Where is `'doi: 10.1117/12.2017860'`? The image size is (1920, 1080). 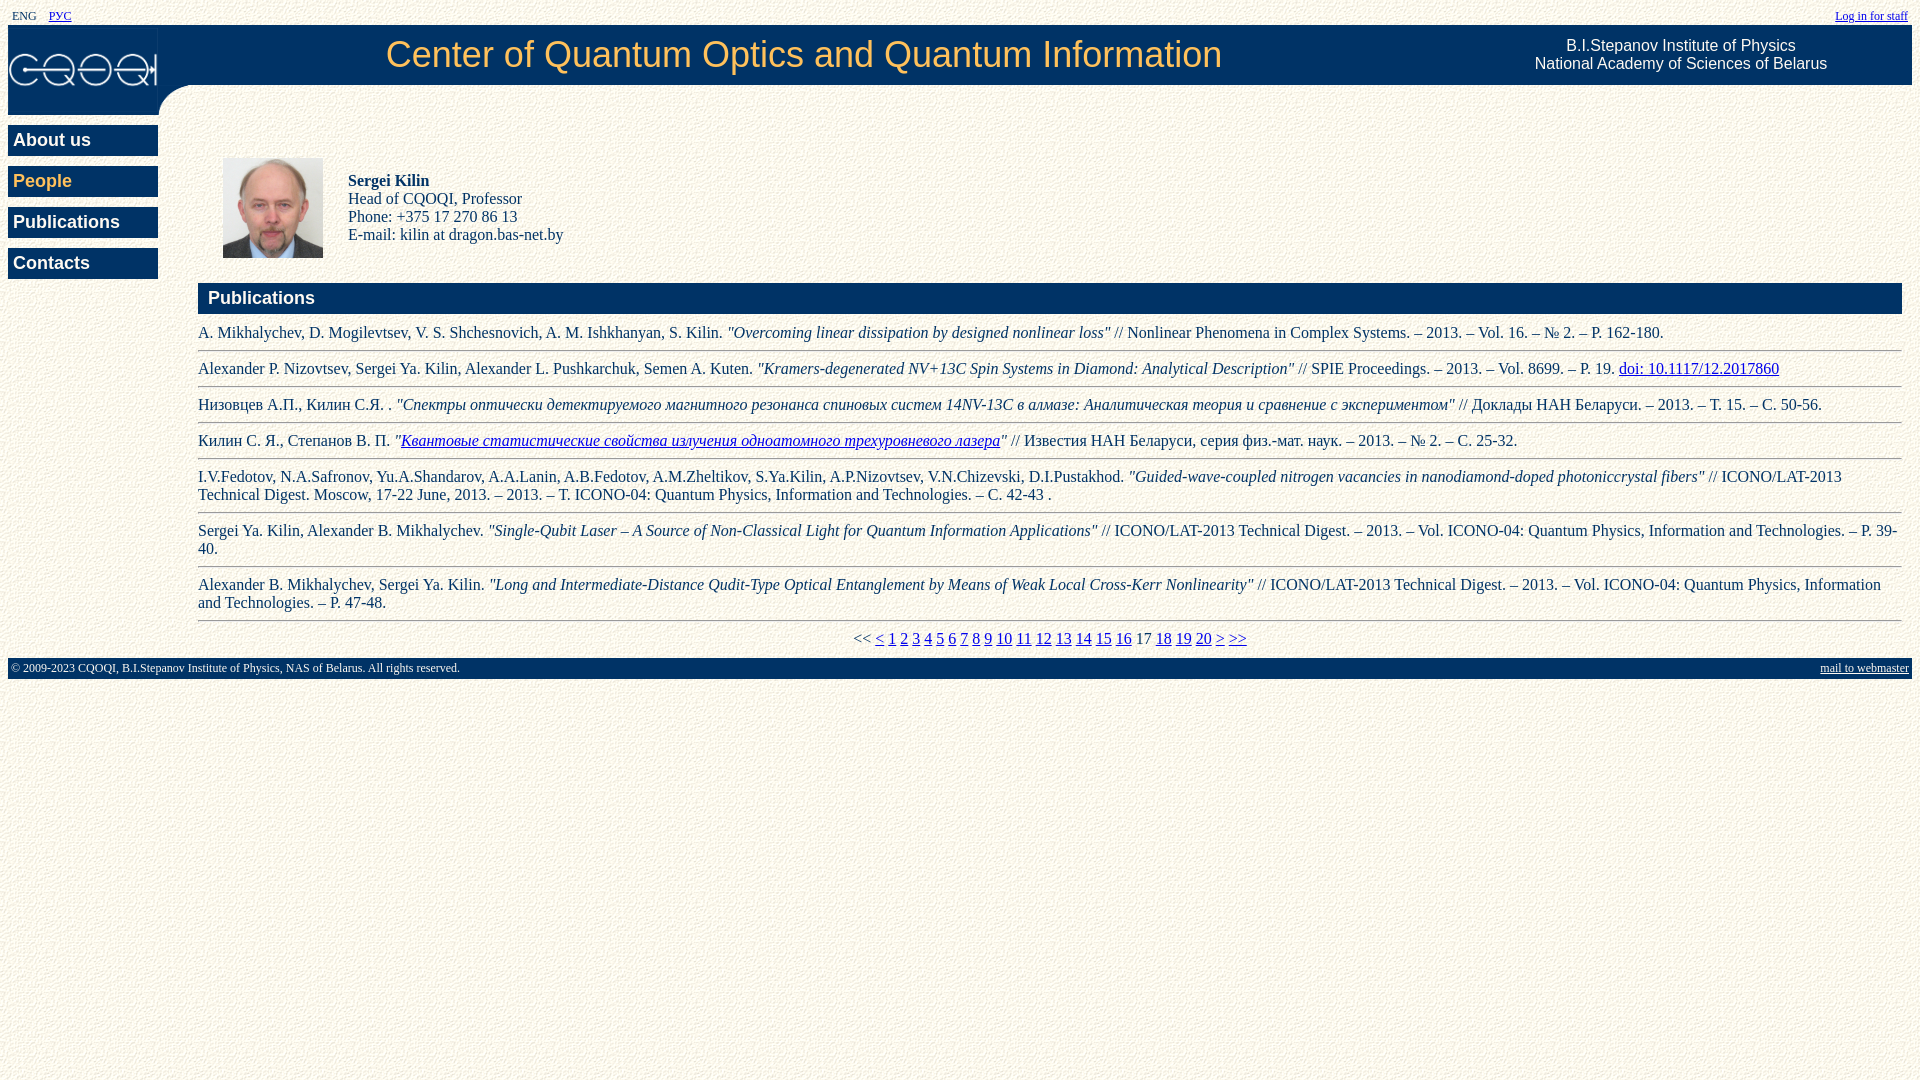 'doi: 10.1117/12.2017860' is located at coordinates (1698, 368).